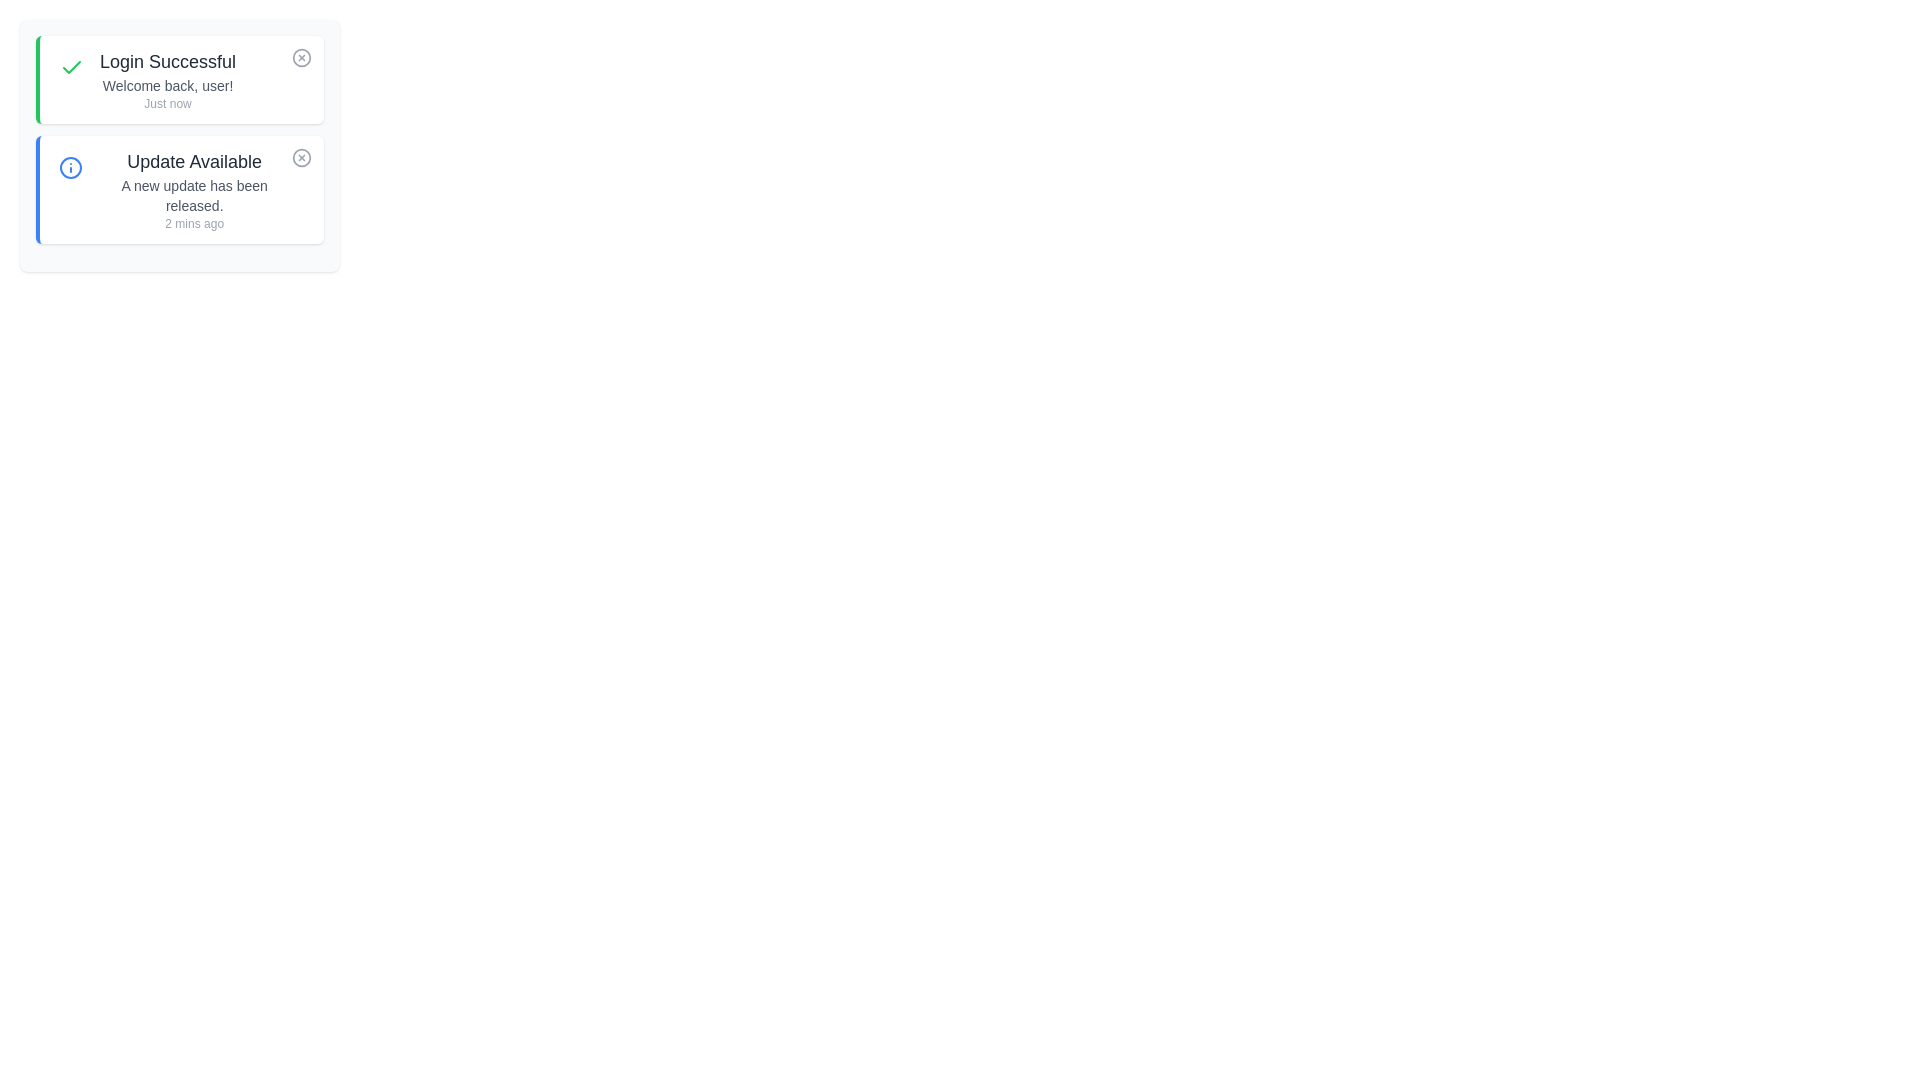 This screenshot has height=1080, width=1920. What do you see at coordinates (301, 157) in the screenshot?
I see `the small circular 'X' button in the upper-right corner of the 'Update Available' notification card` at bounding box center [301, 157].